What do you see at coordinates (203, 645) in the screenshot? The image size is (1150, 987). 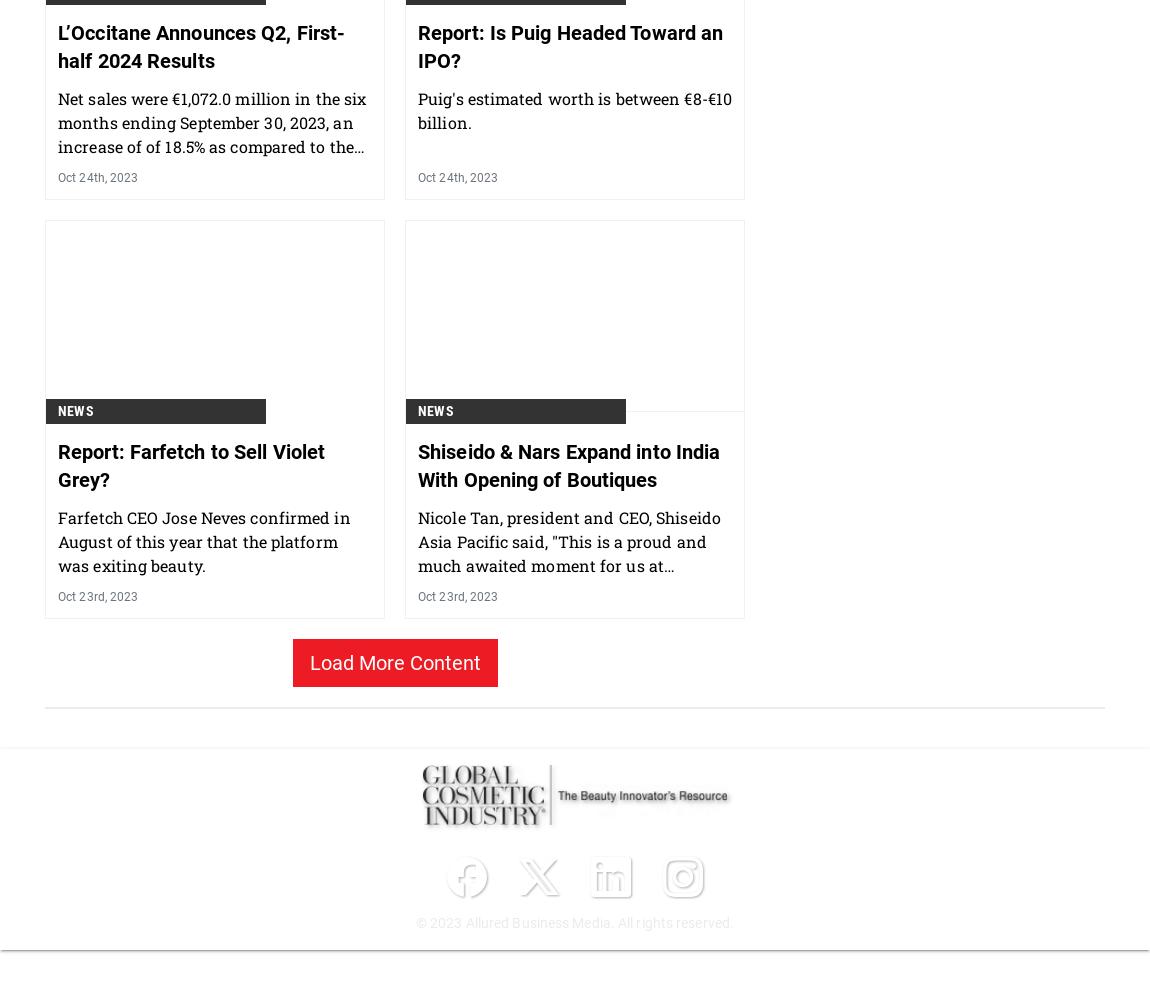 I see `'Farfetch CEO Jose Neves confirmed in August of this year that the platform was exiting beauty.'` at bounding box center [203, 645].